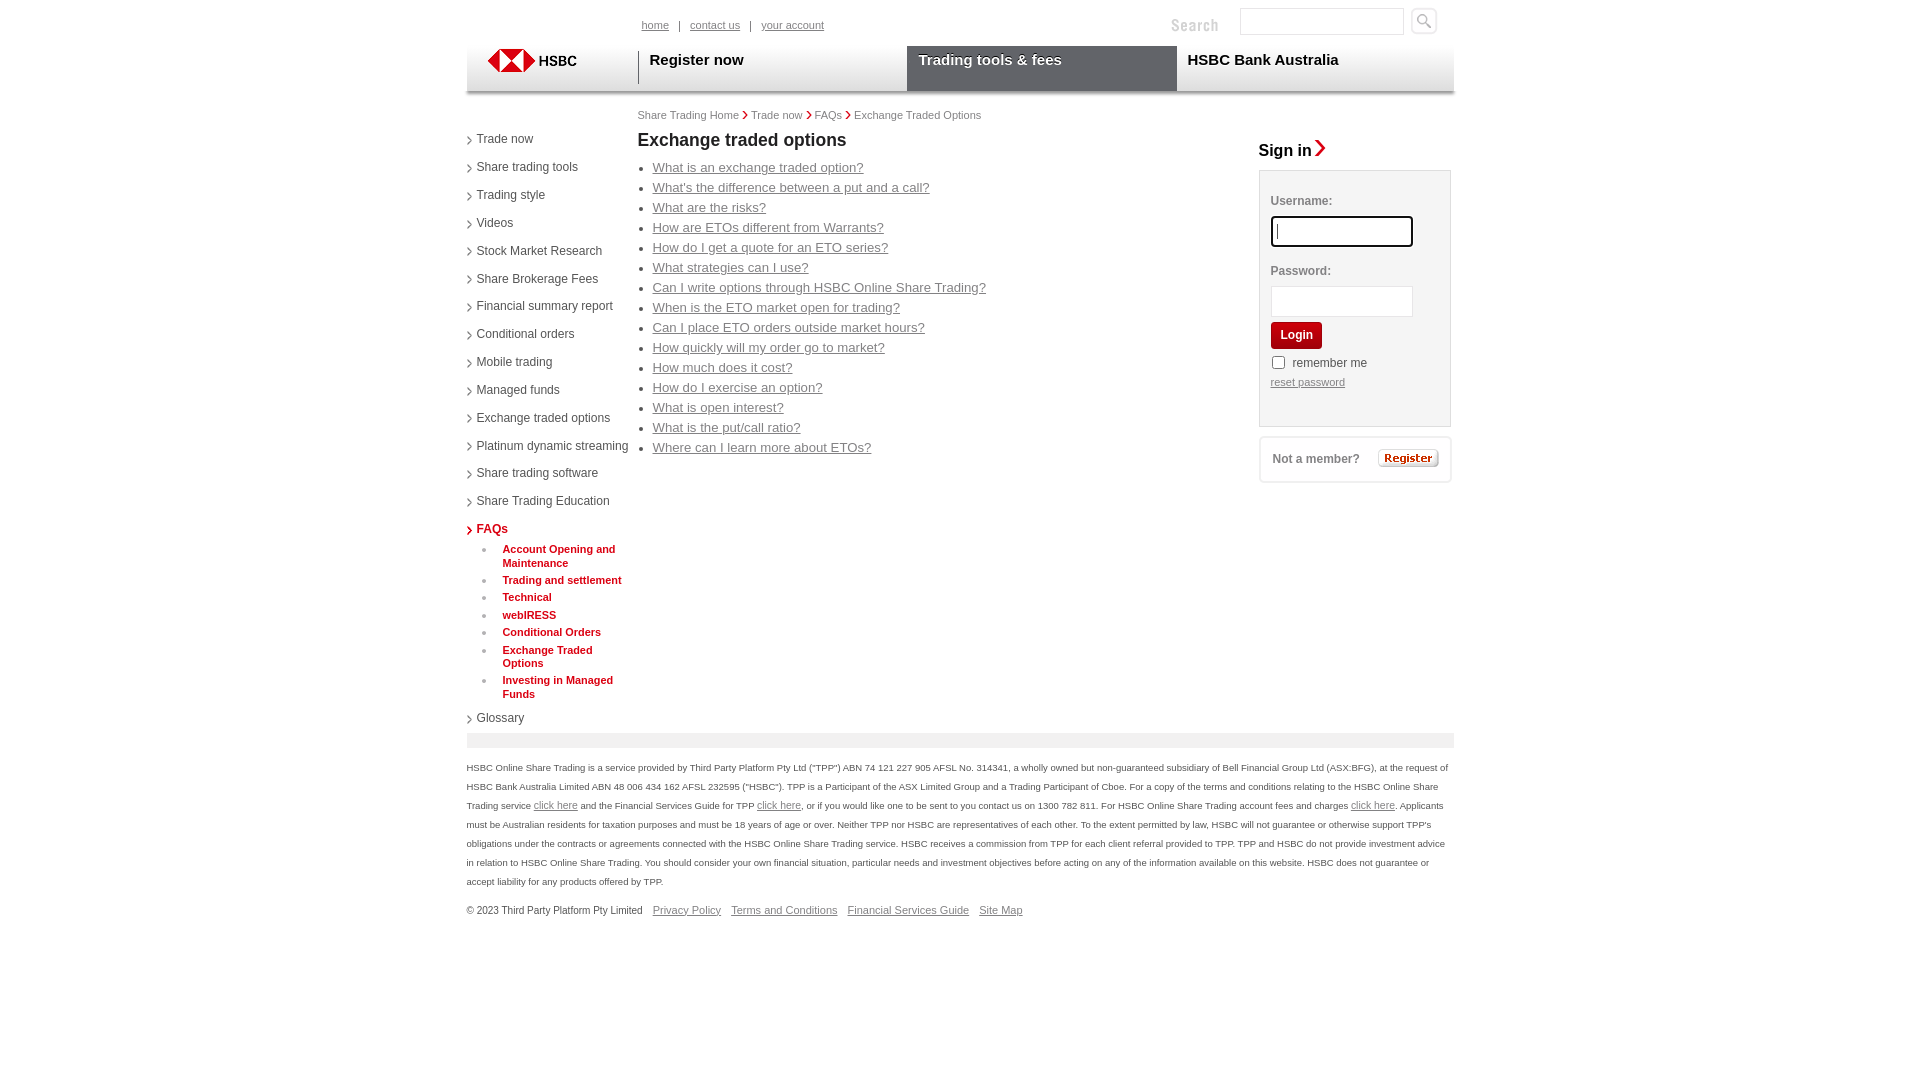 The height and width of the screenshot is (1080, 1920). I want to click on 'What is an exchange traded option?', so click(756, 166).